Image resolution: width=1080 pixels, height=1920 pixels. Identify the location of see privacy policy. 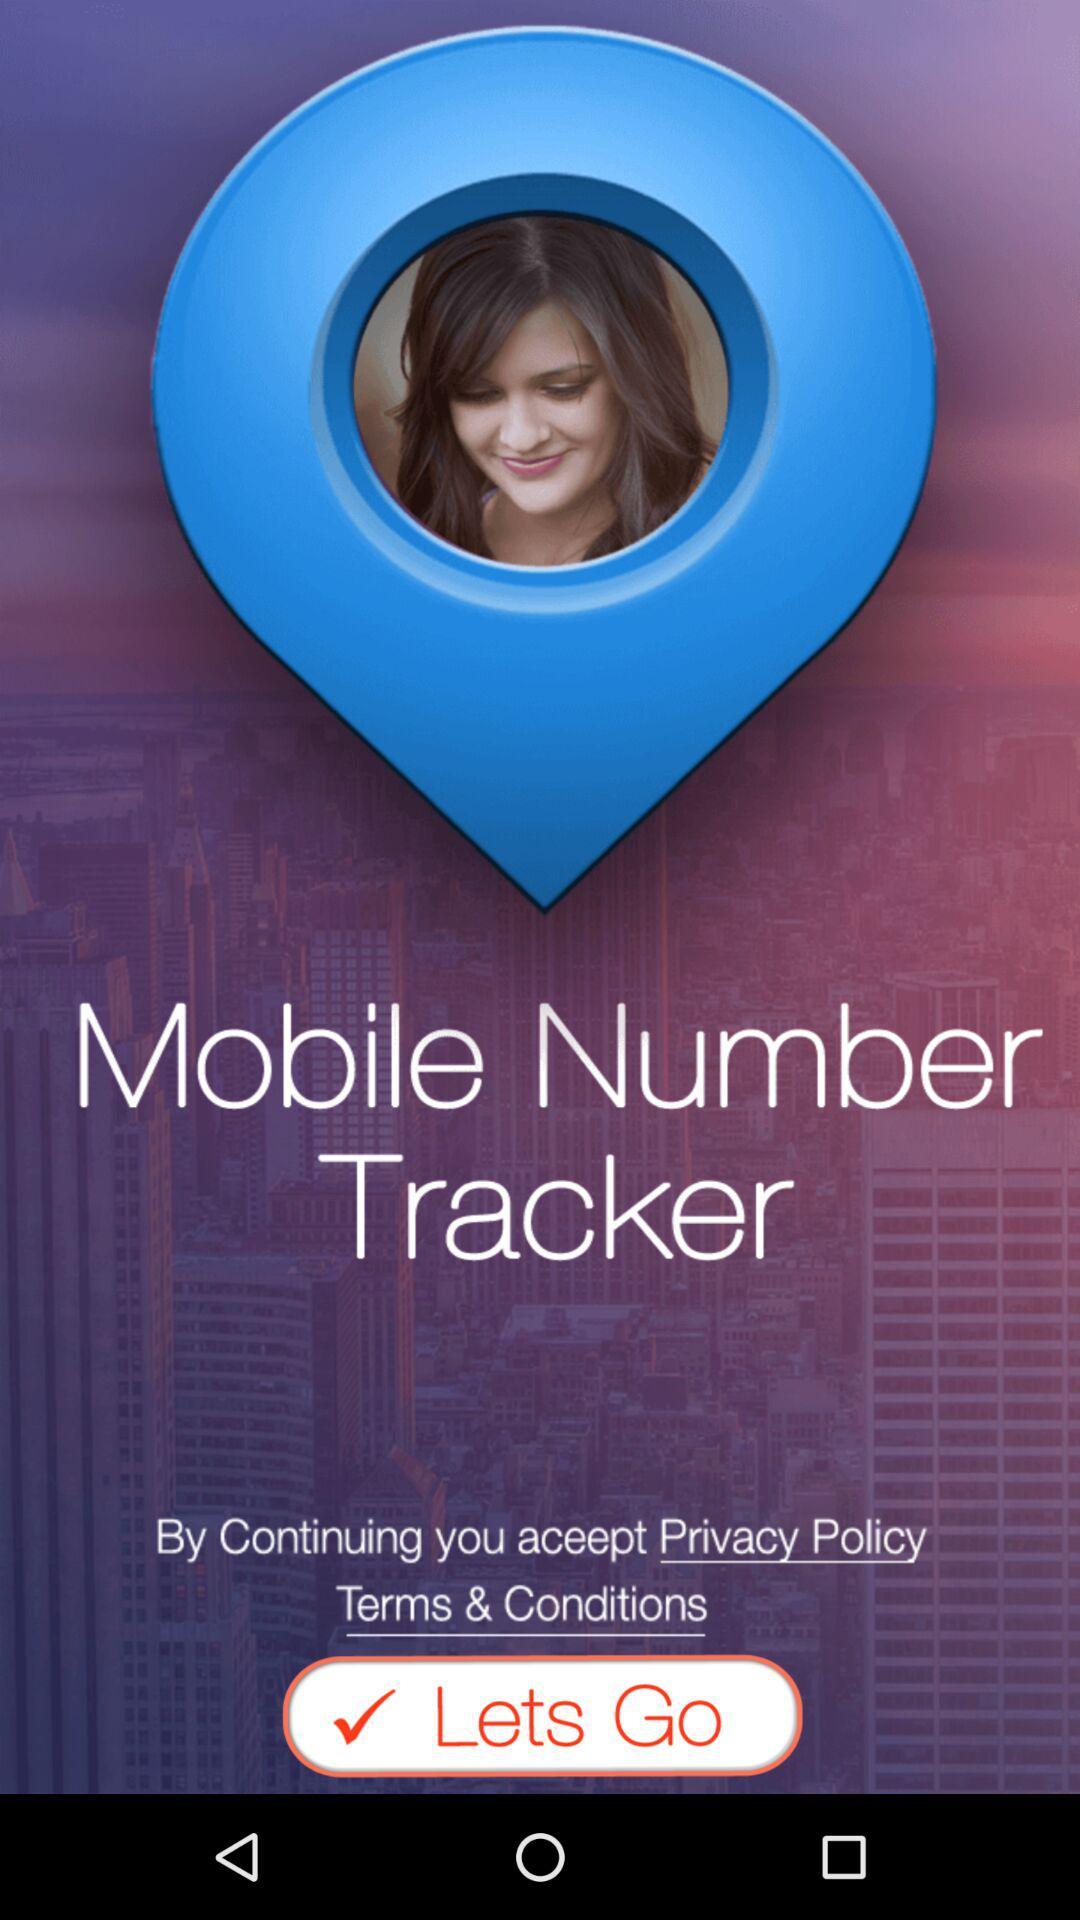
(540, 1575).